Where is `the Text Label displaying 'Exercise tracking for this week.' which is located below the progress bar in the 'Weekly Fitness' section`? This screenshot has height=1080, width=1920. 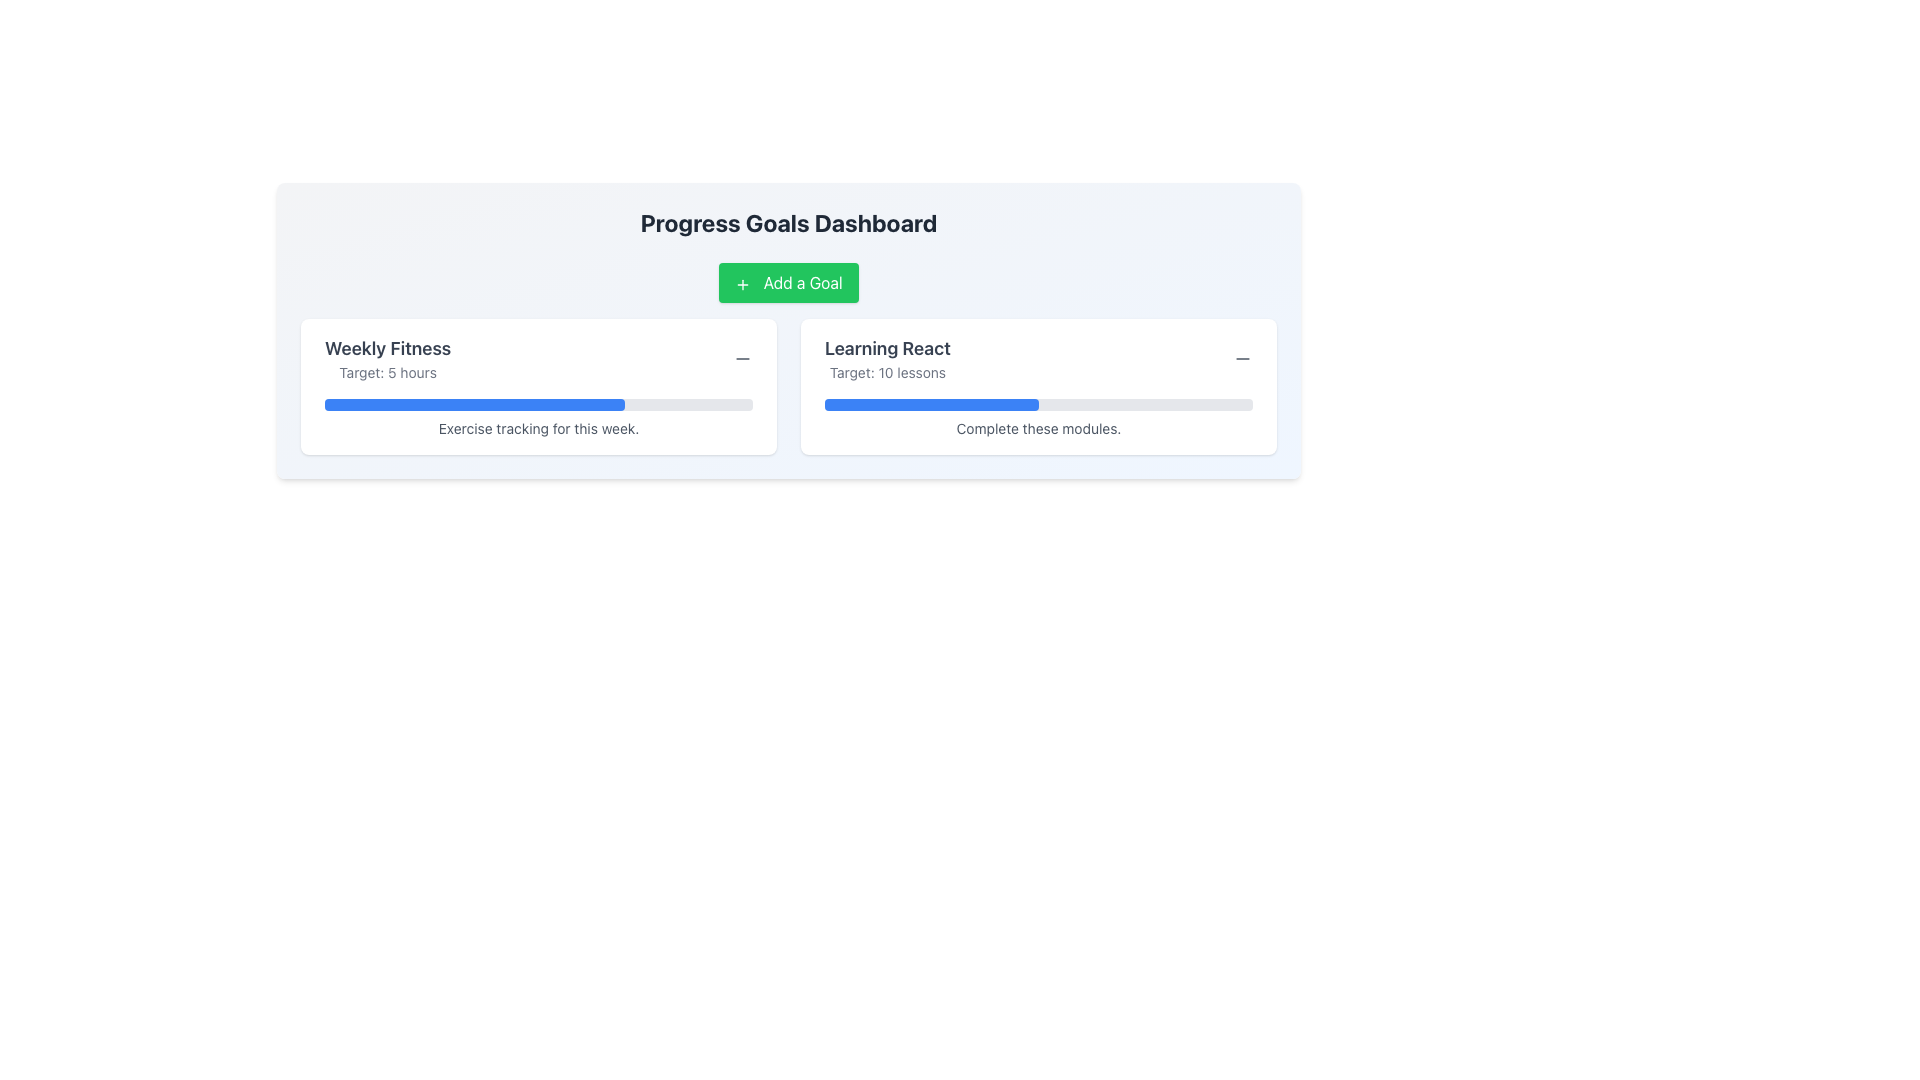
the Text Label displaying 'Exercise tracking for this week.' which is located below the progress bar in the 'Weekly Fitness' section is located at coordinates (538, 418).